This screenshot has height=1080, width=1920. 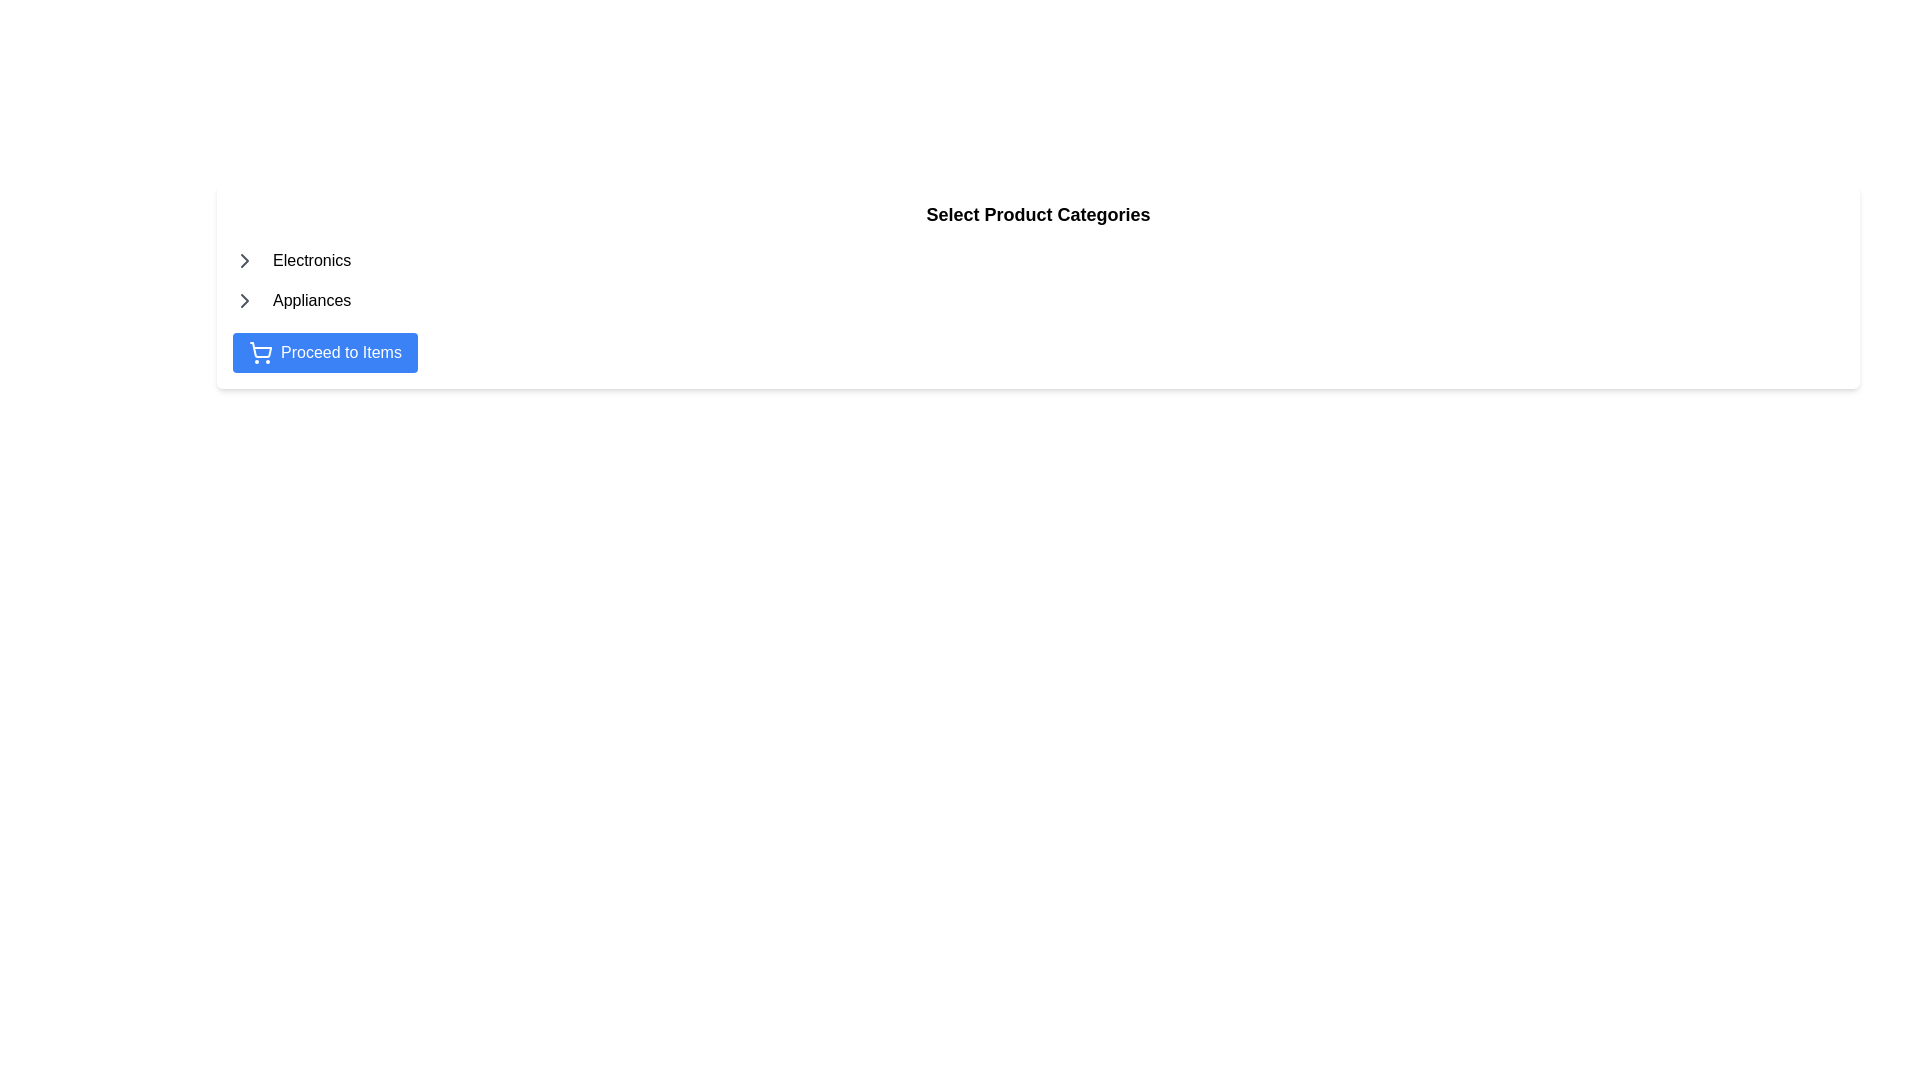 I want to click on the shopping cart icon, which is located to the left side of the 'Proceed to Items' button with a blue background and white text, so click(x=259, y=352).